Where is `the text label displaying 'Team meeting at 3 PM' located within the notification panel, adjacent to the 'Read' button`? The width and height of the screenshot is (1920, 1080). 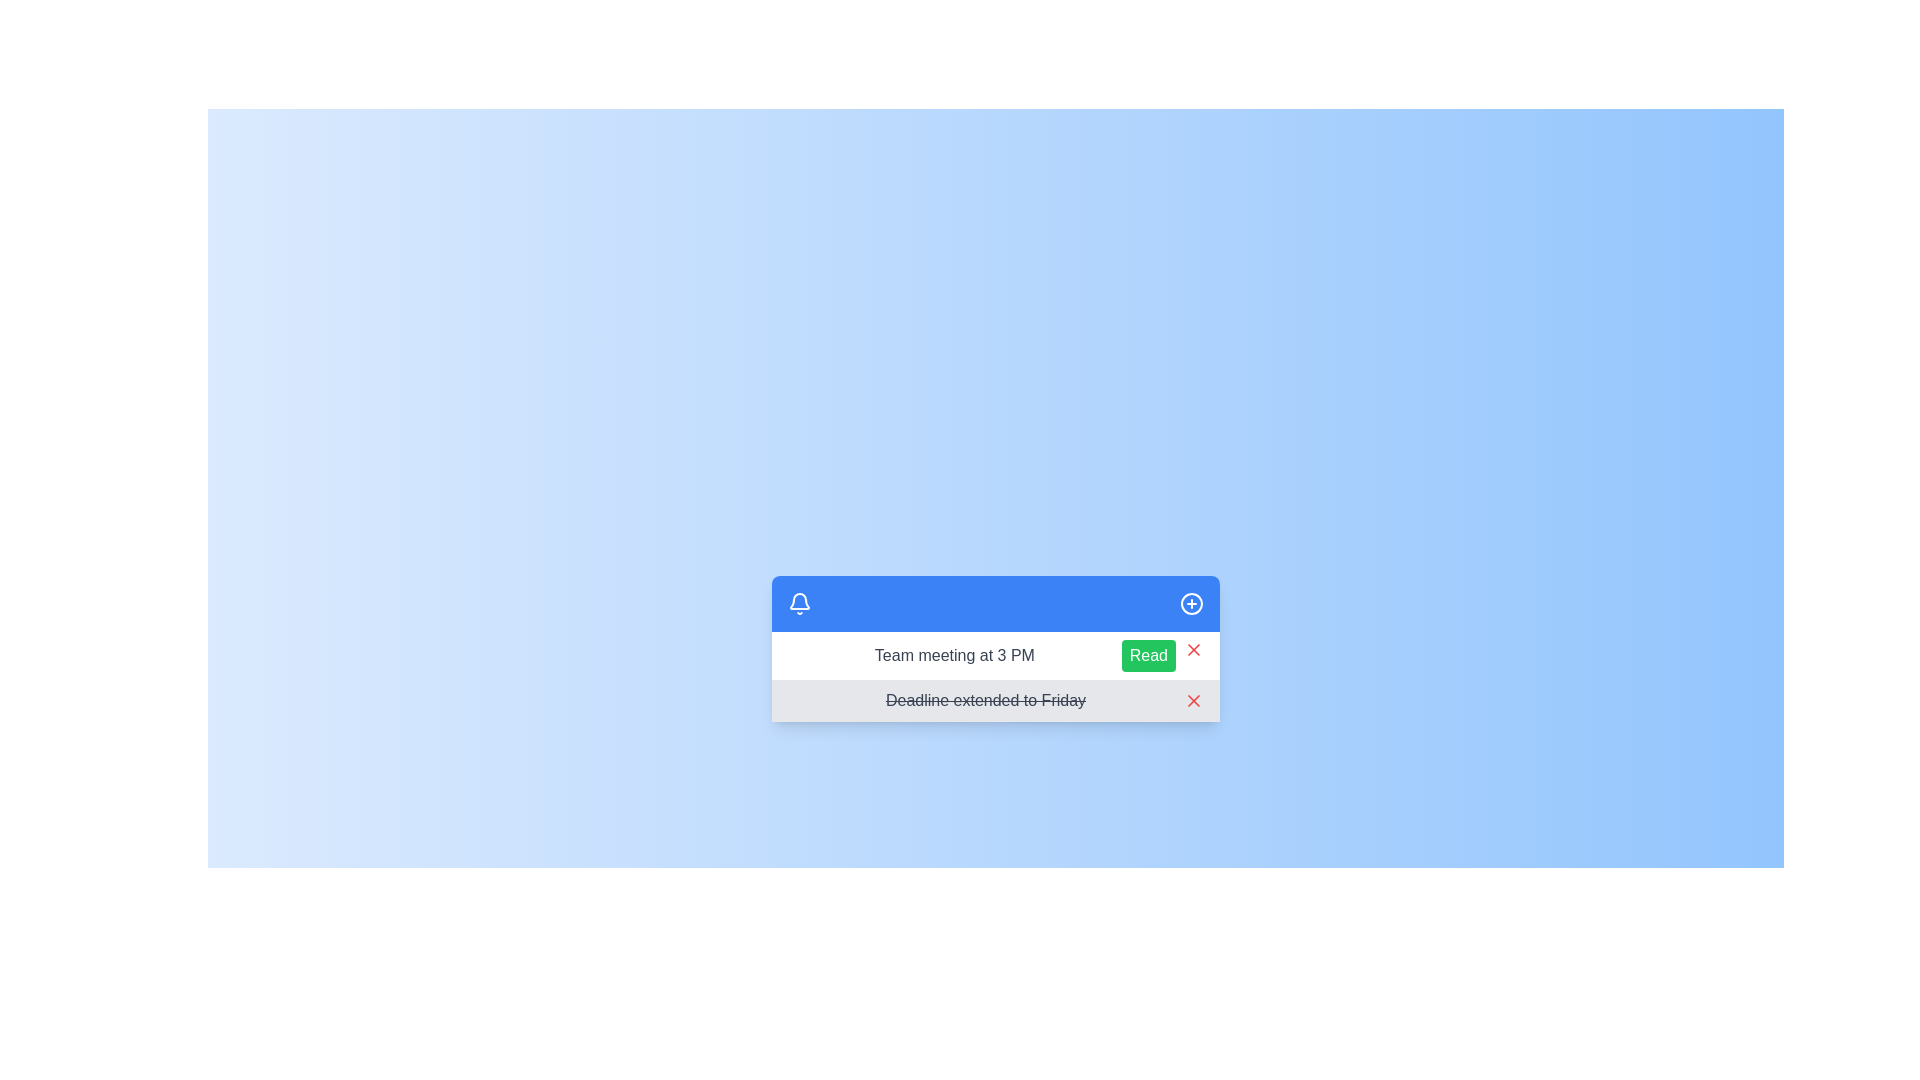 the text label displaying 'Team meeting at 3 PM' located within the notification panel, adjacent to the 'Read' button is located at coordinates (953, 655).